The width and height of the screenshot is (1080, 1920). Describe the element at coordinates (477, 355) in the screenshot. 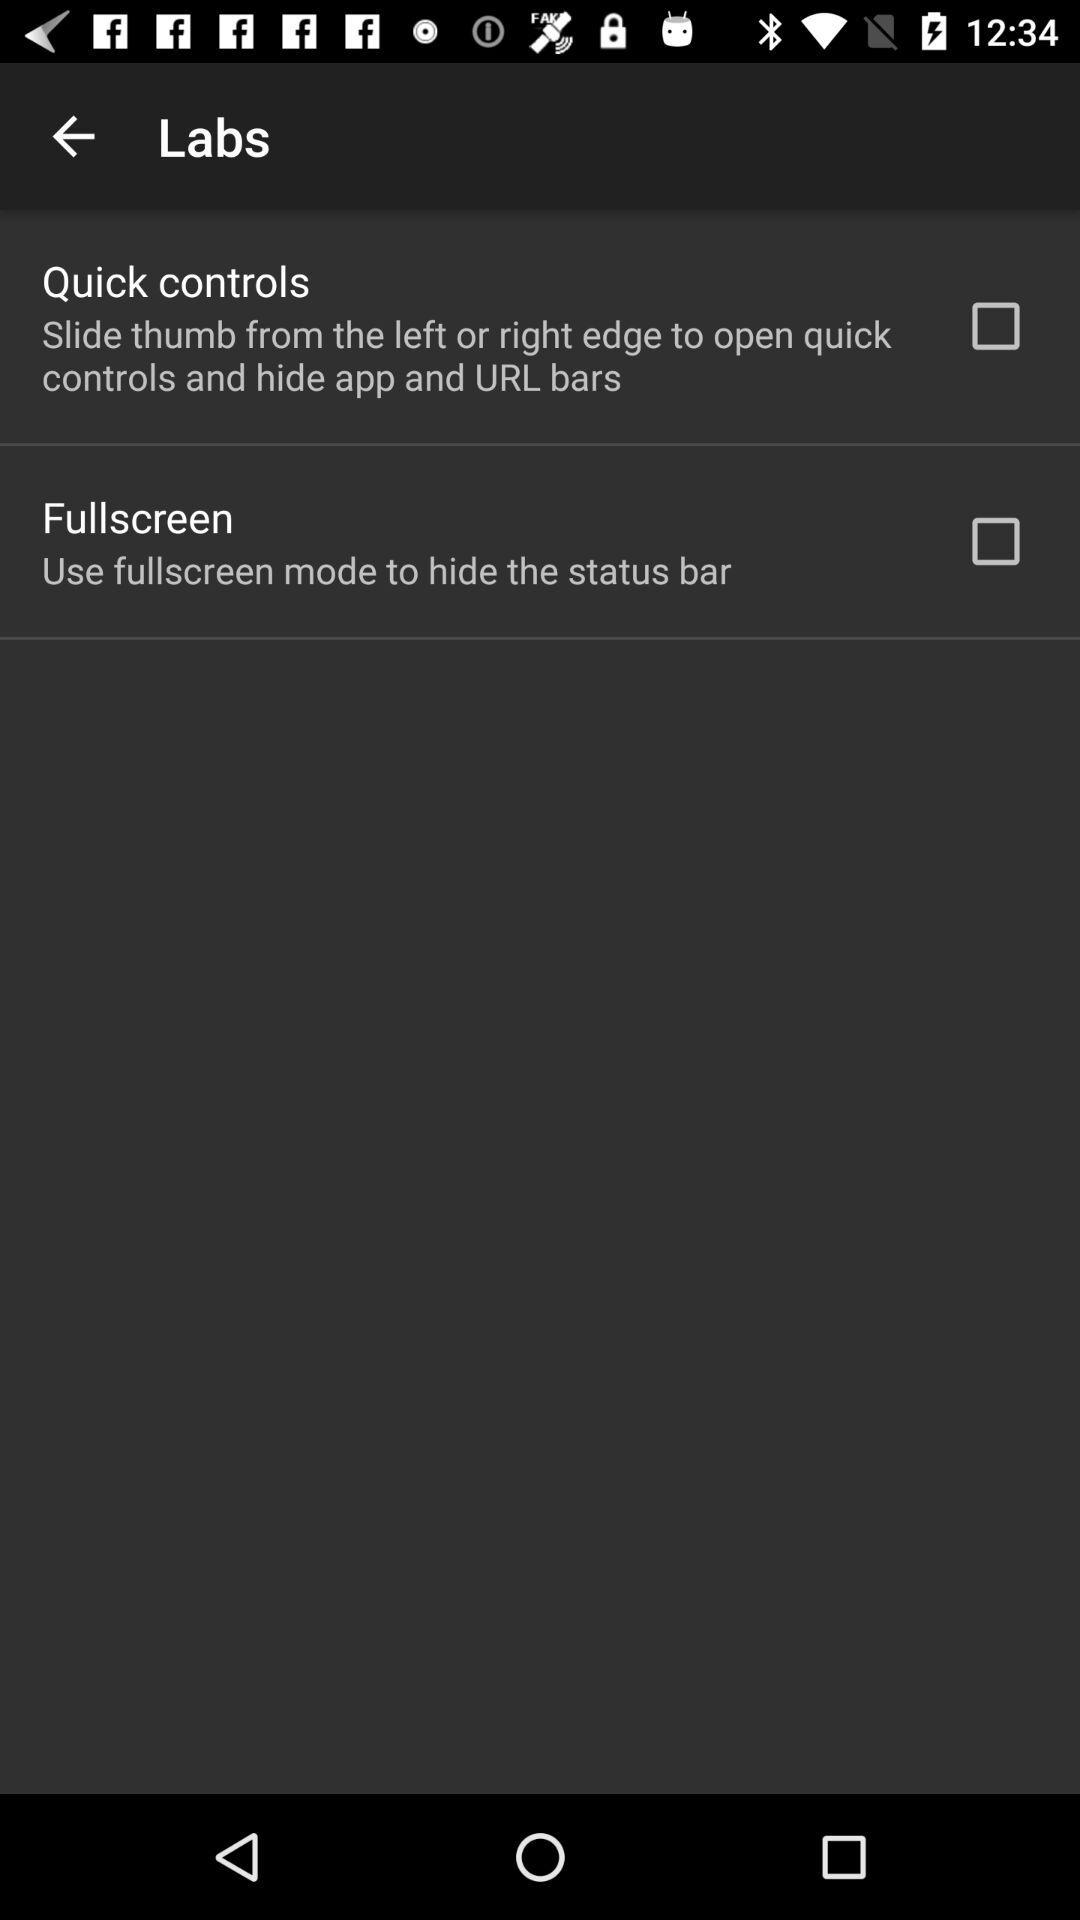

I see `icon below the quick controls app` at that location.